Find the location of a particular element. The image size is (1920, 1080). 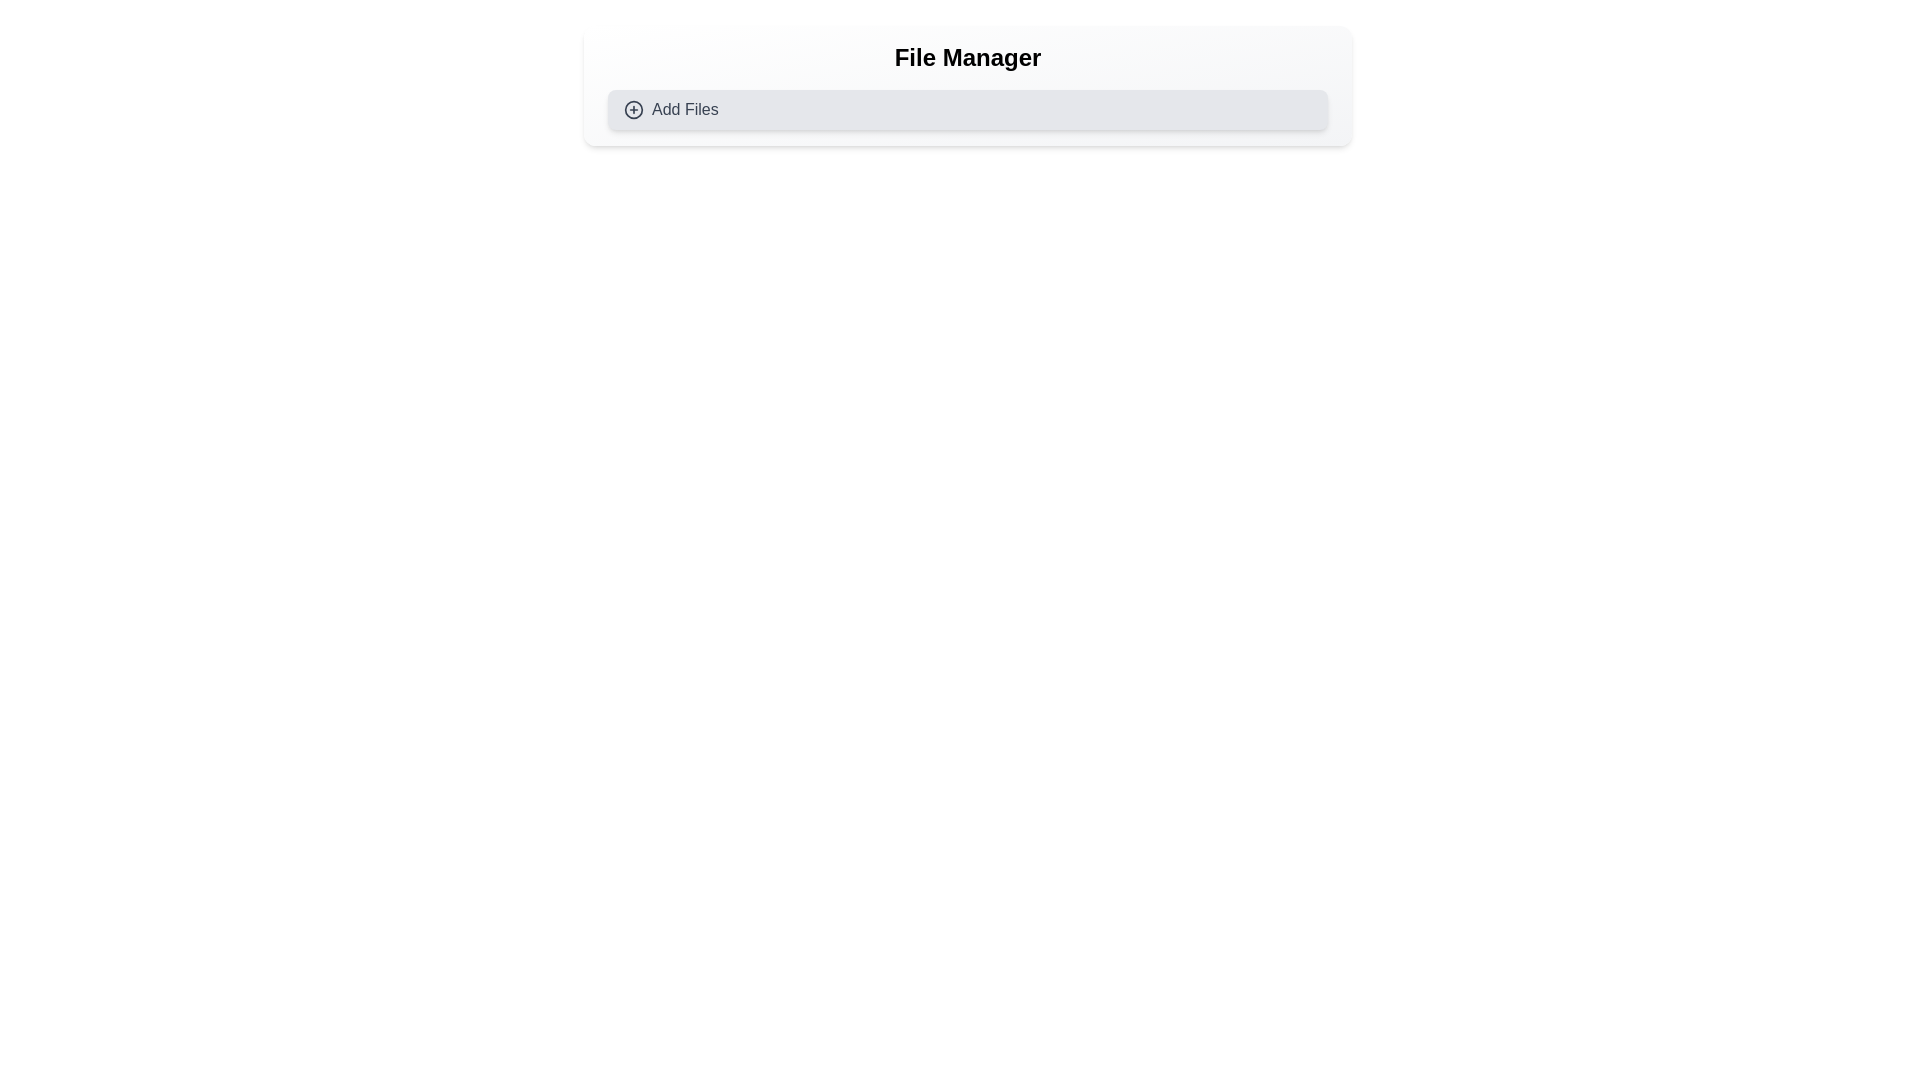

the 'File Manager' header text, which is displayed prominently in a large, bold font at the top-center of the interface is located at coordinates (968, 56).